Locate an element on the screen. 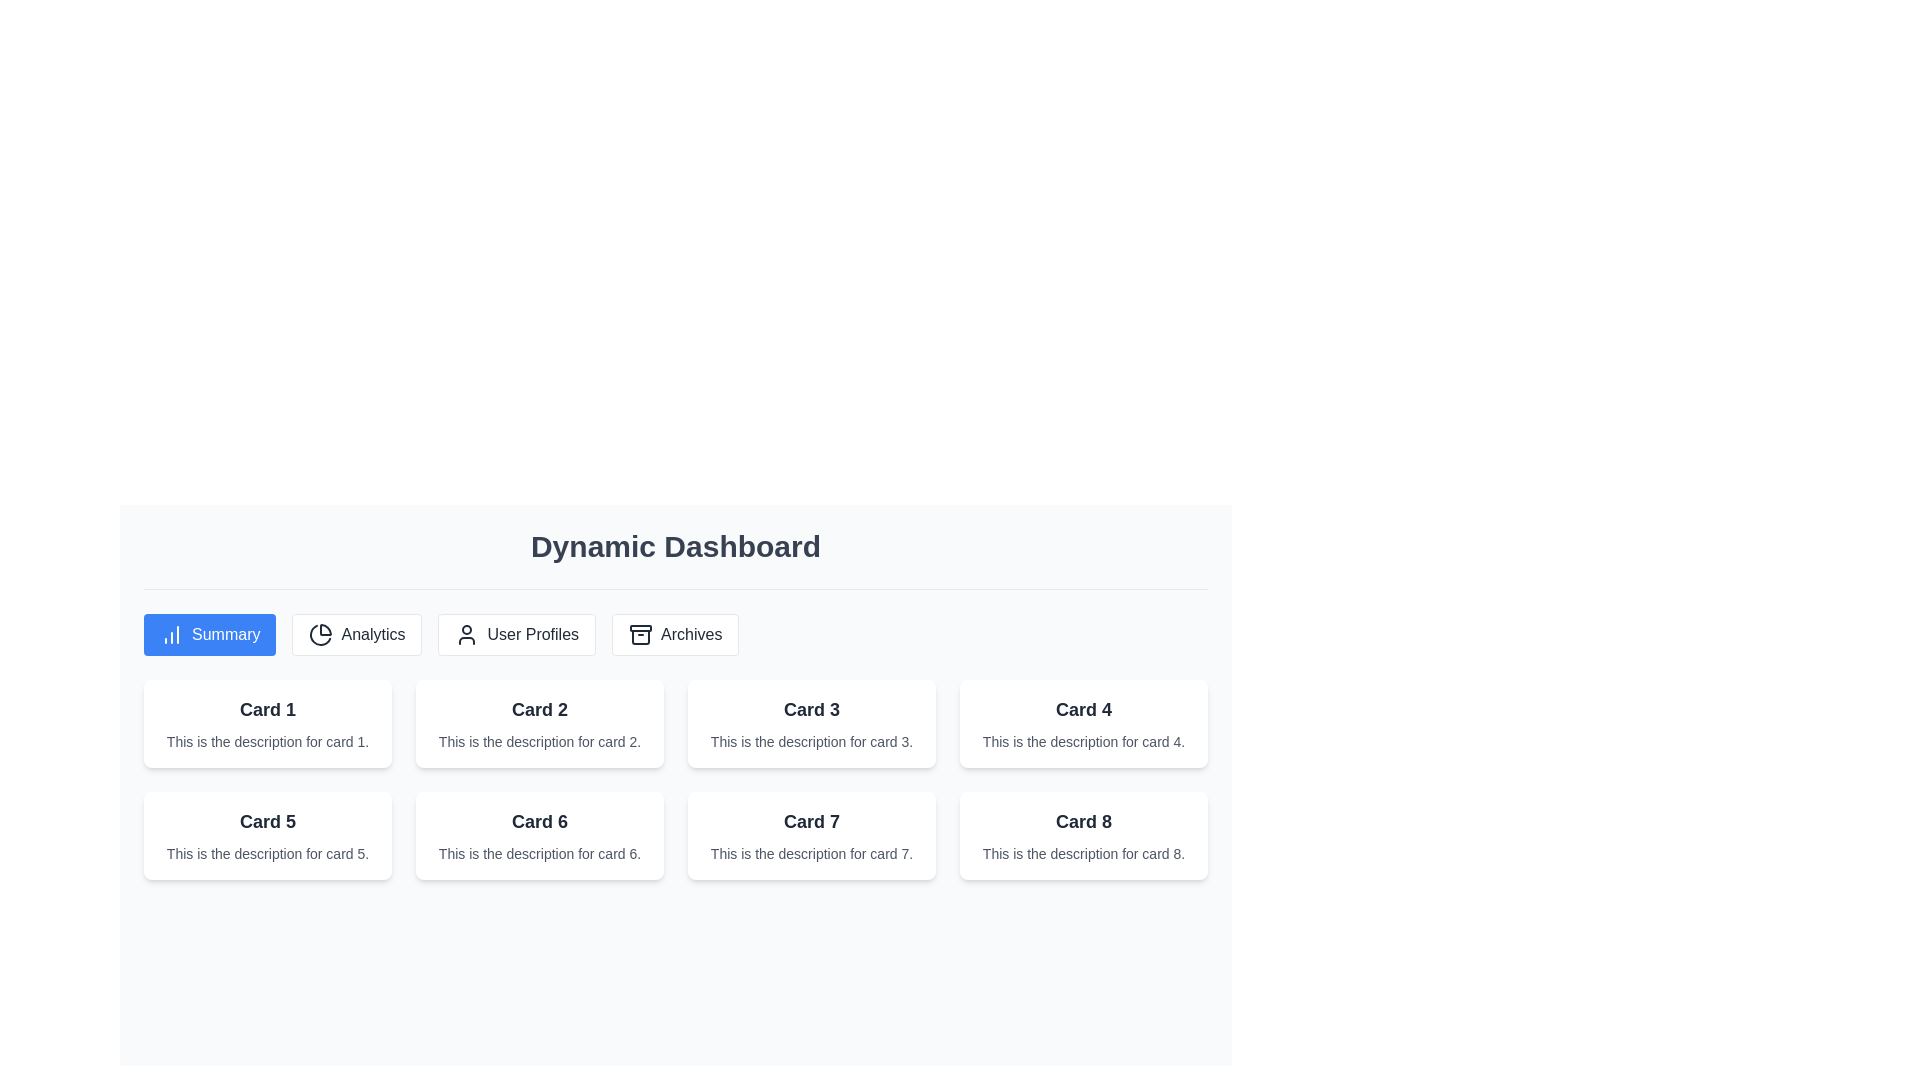  the text label element displaying 'Card 6', which is styled with a large bold font and is located in the sixth card of a 4x2 grid layout is located at coordinates (539, 821).